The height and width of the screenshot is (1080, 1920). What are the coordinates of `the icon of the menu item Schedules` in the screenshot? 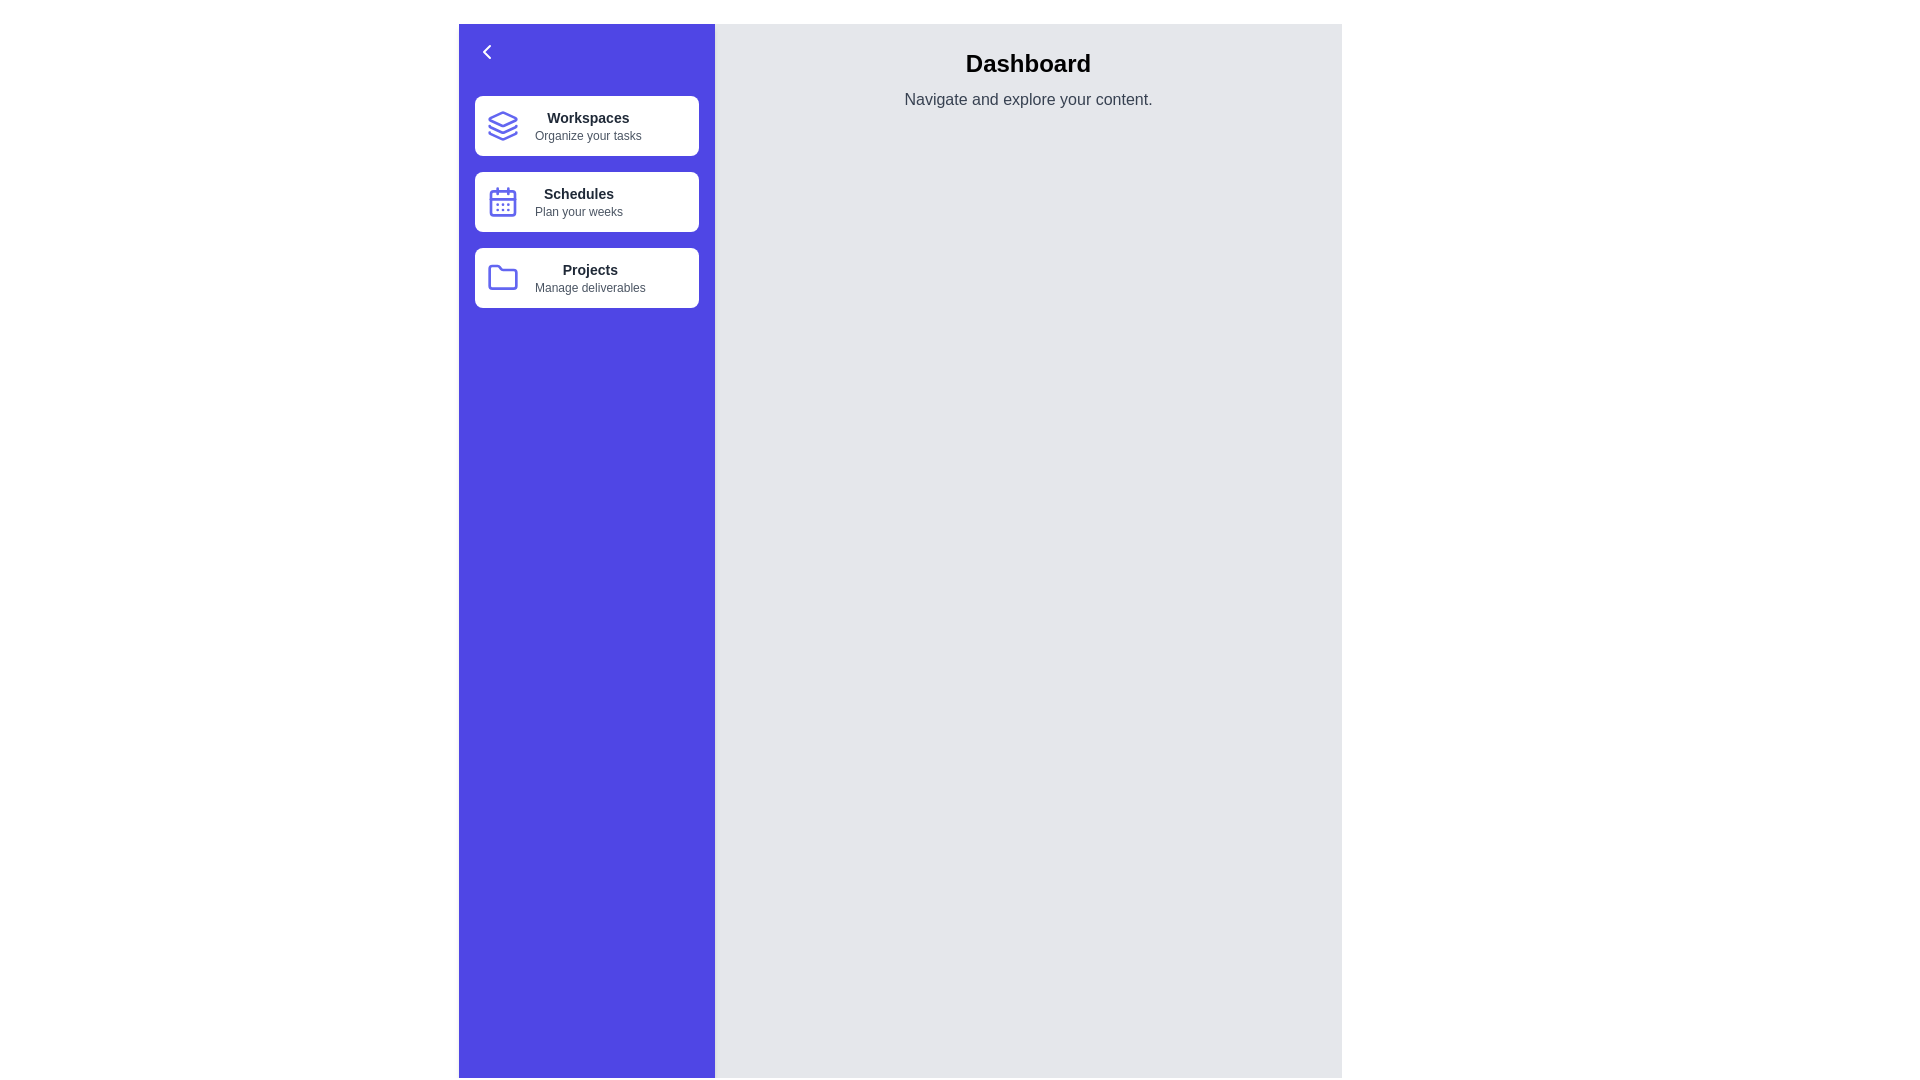 It's located at (503, 201).